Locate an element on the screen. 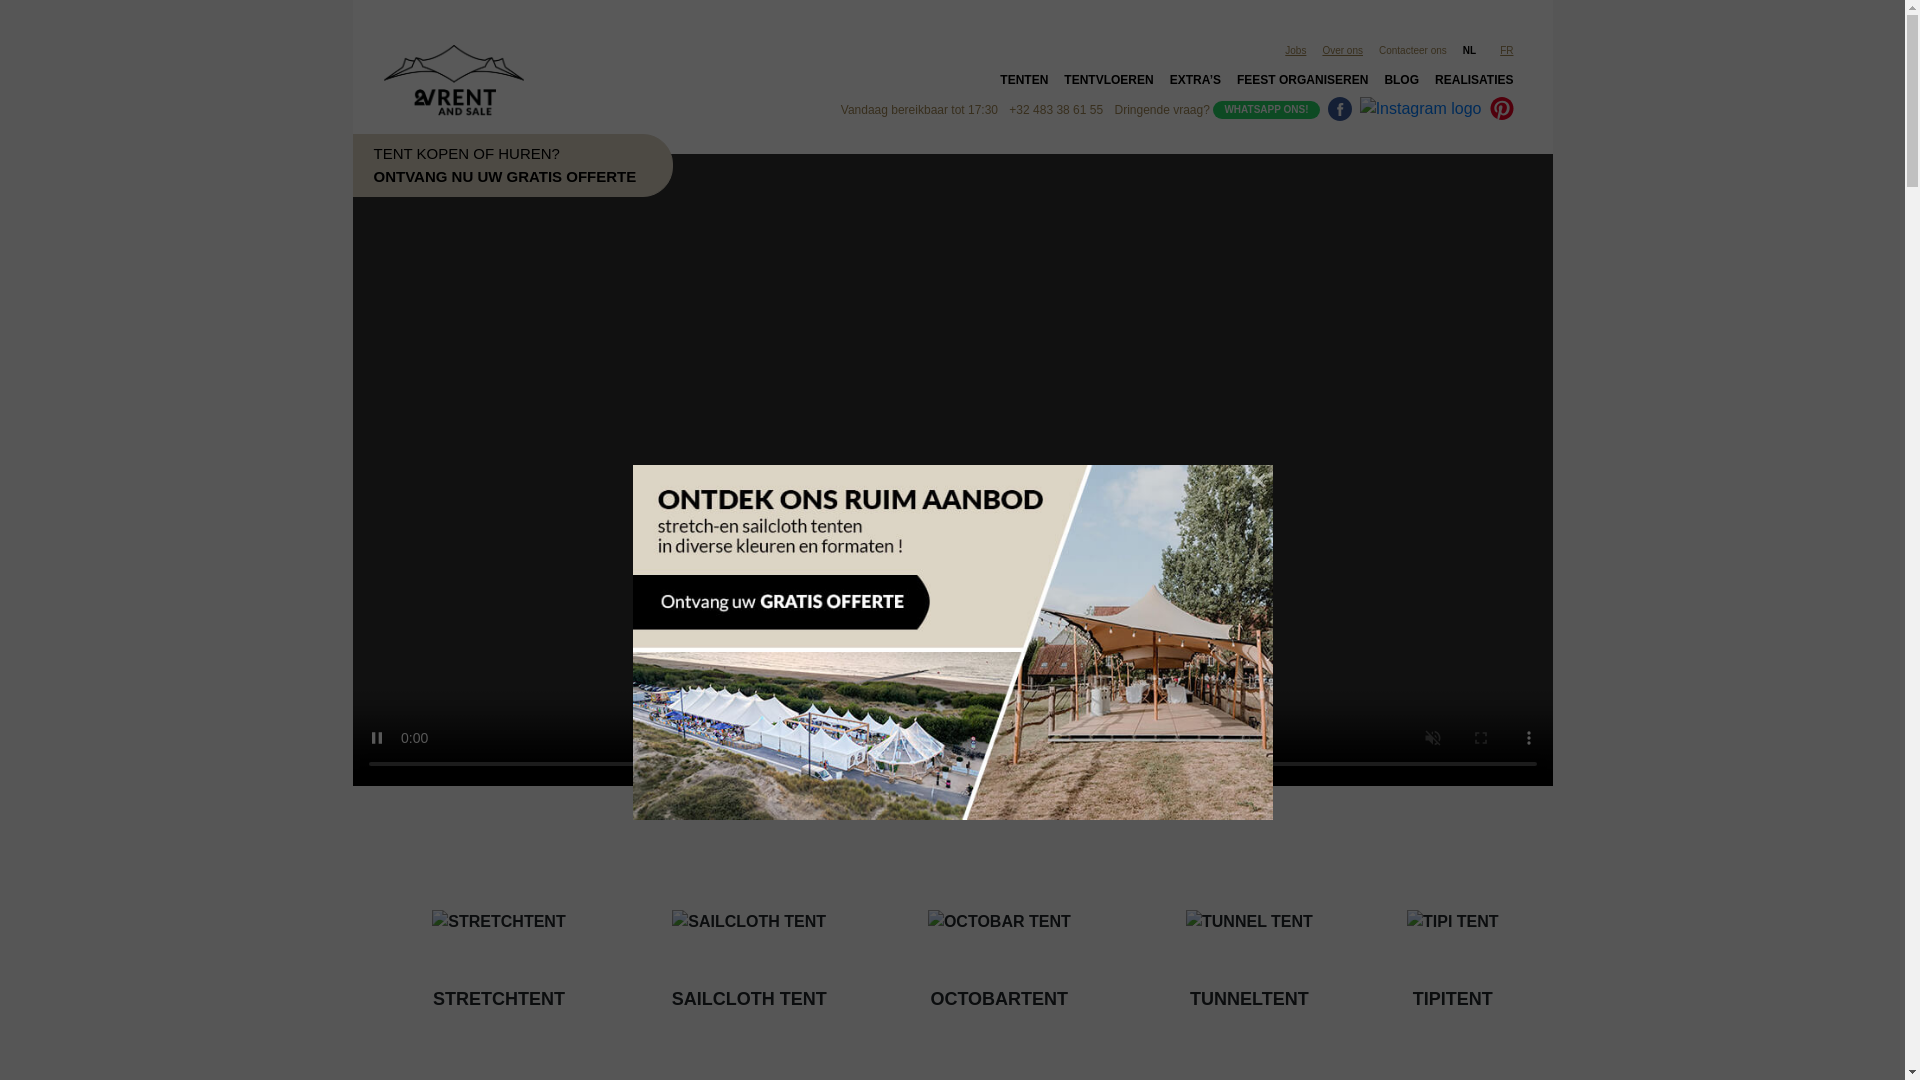 This screenshot has width=1920, height=1080. 'Contacteer ons' is located at coordinates (1411, 49).